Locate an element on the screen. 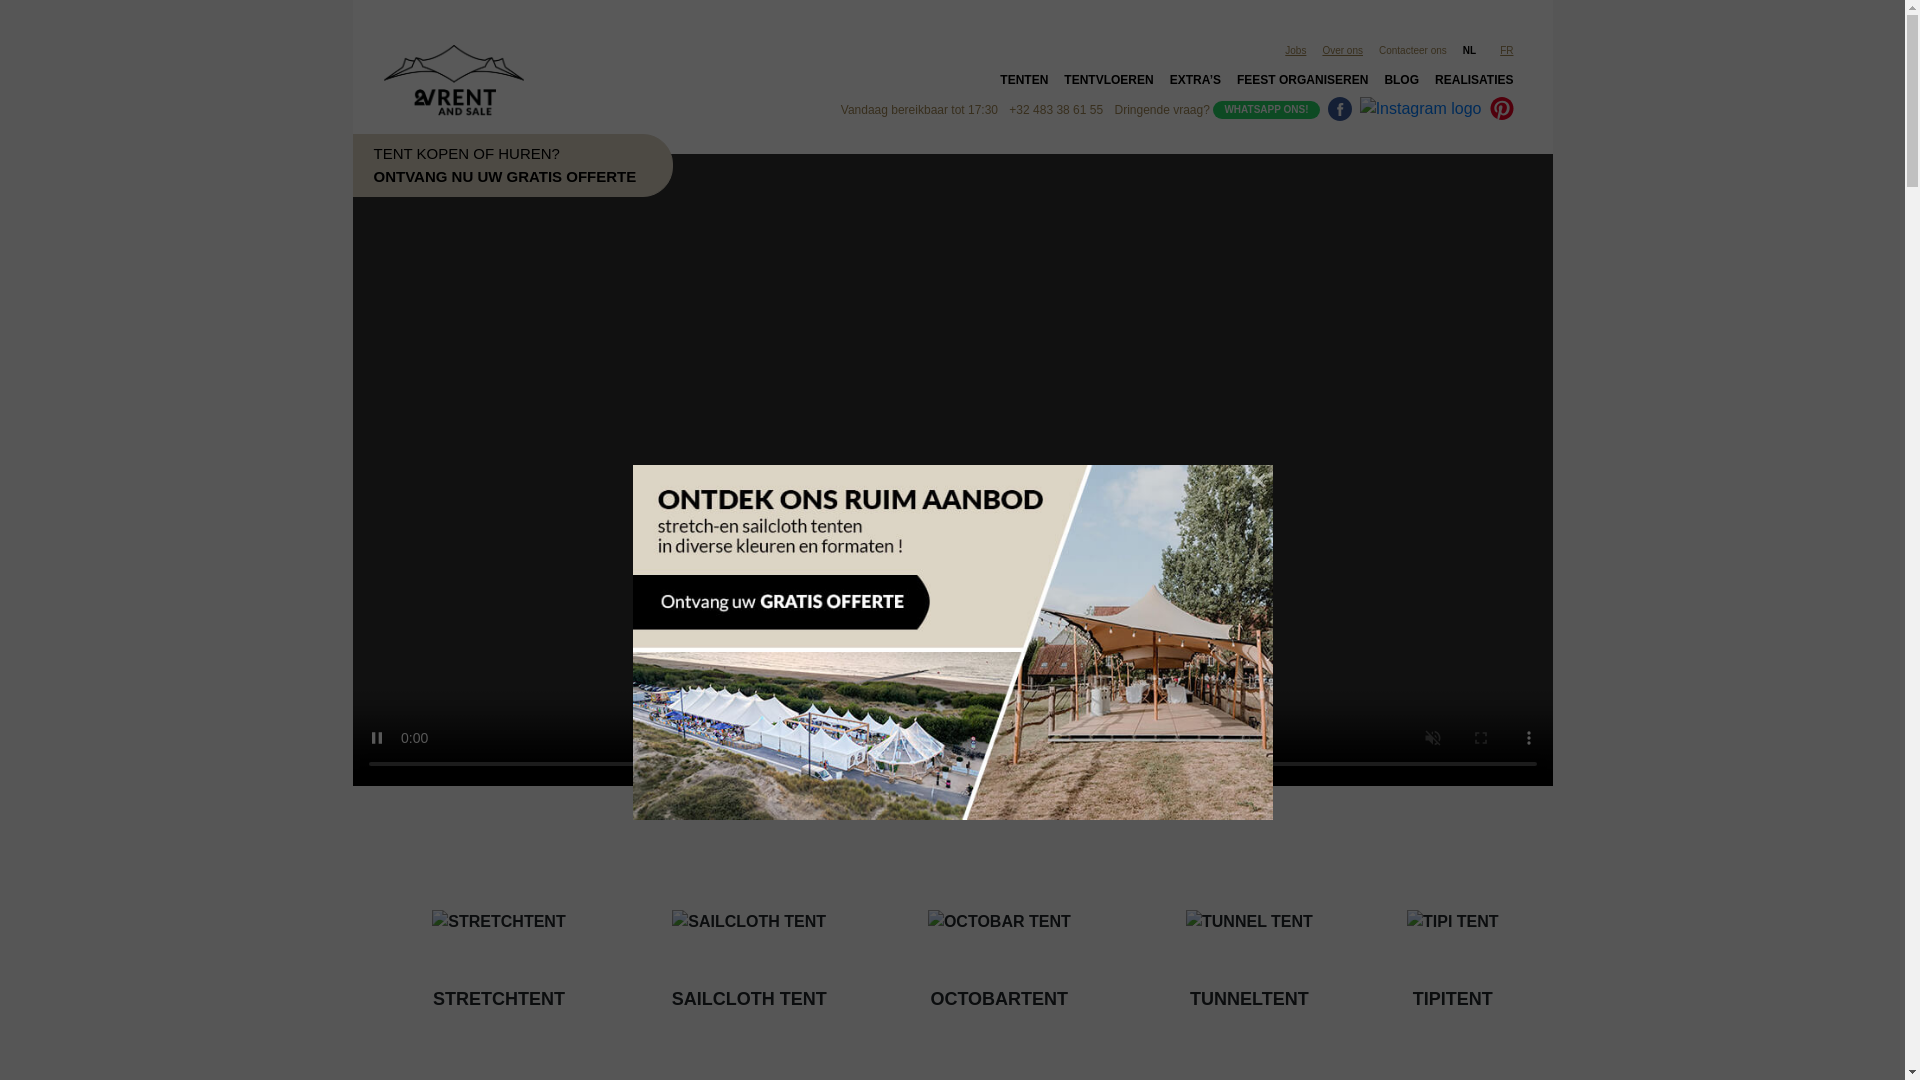 This screenshot has width=1920, height=1080. 'Contacteer ons' is located at coordinates (1411, 49).